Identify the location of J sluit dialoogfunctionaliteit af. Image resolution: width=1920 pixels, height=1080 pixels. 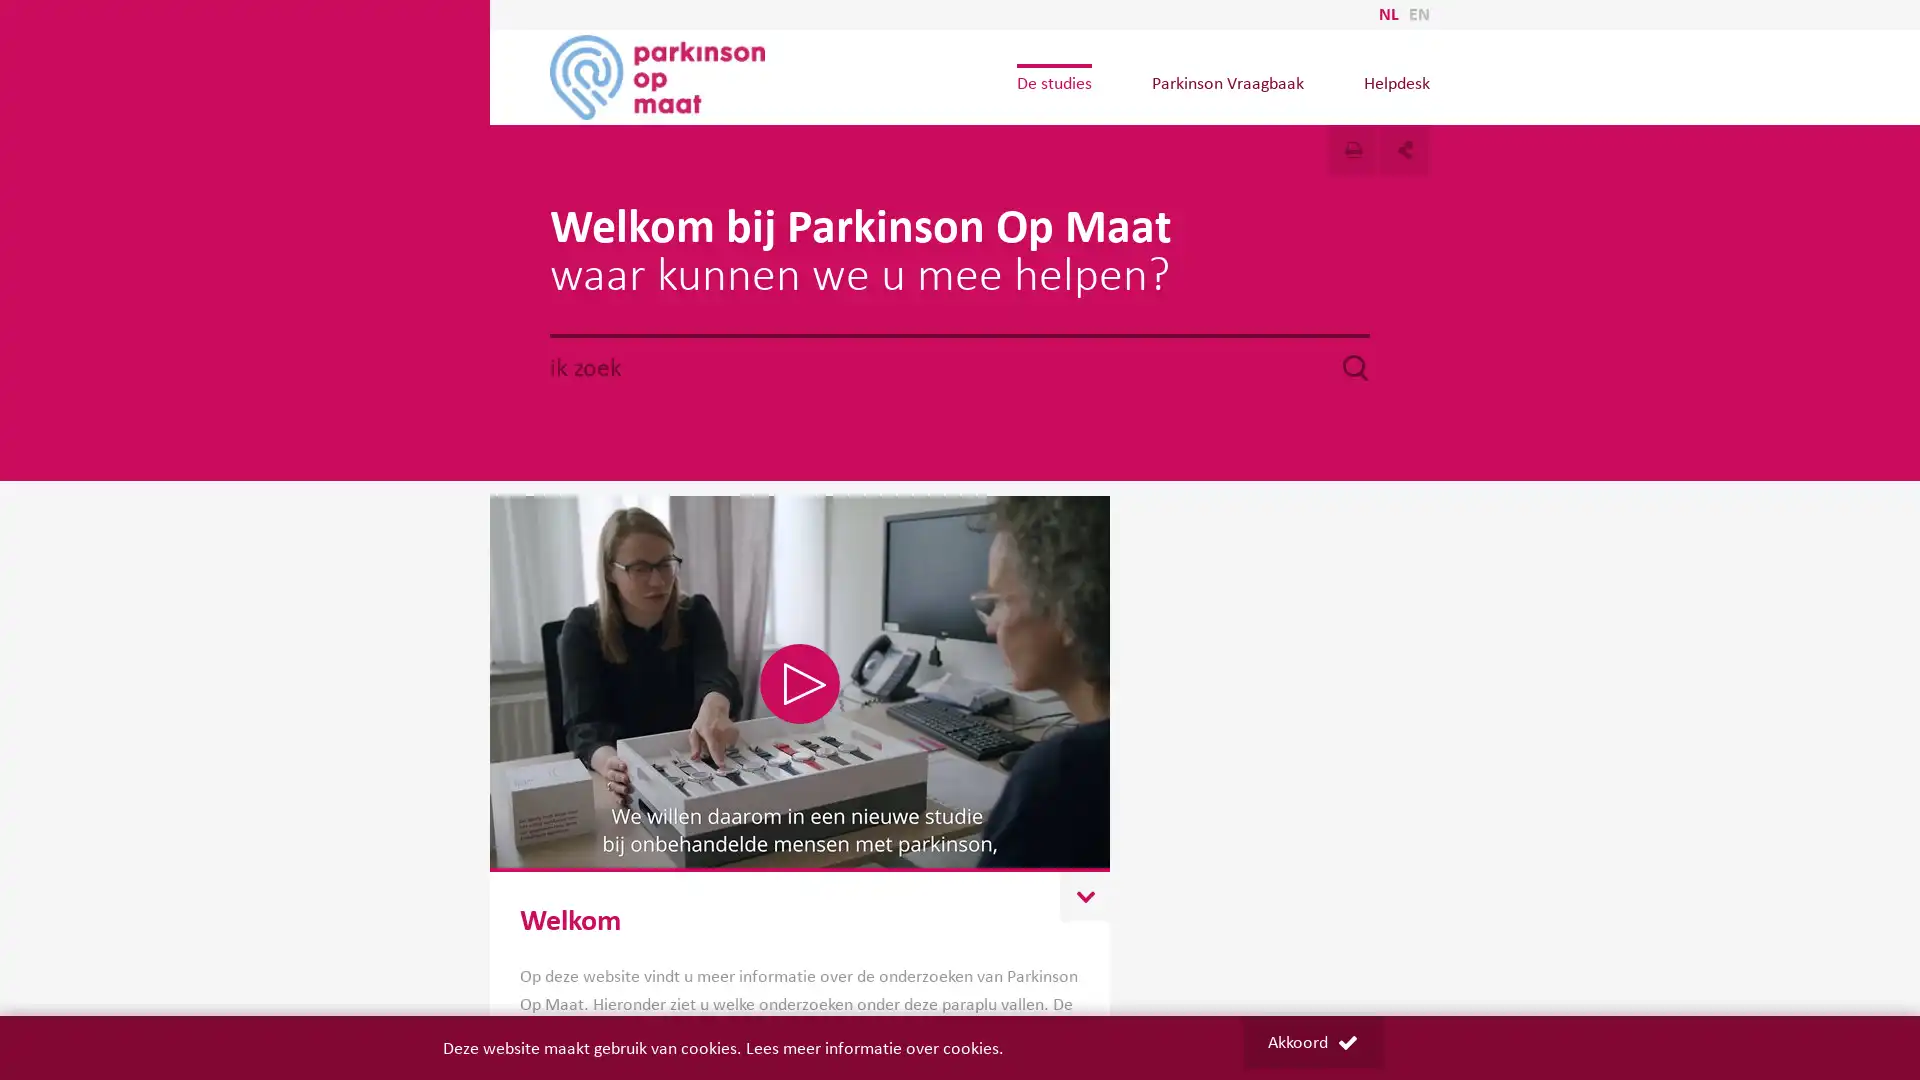
(1300, 130).